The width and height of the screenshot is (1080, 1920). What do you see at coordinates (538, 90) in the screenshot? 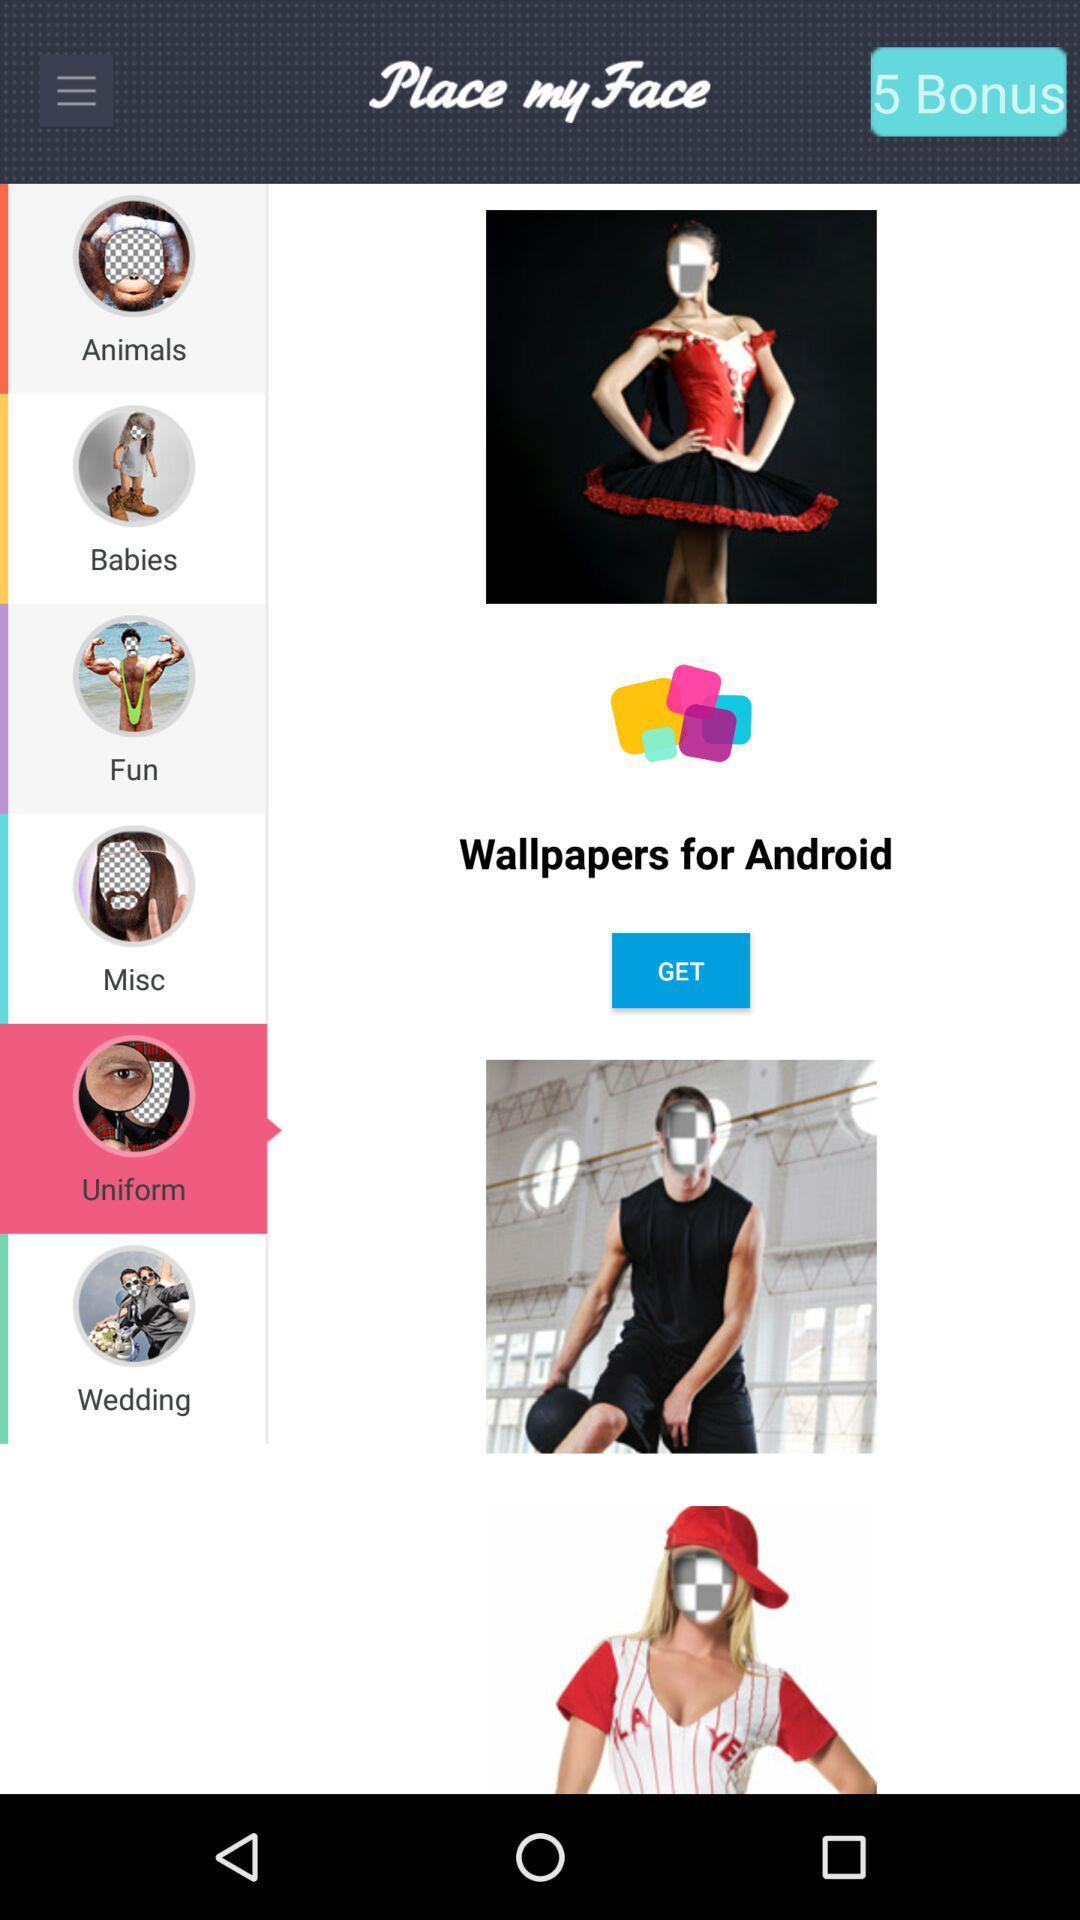
I see `tag the logo mentioned at center top of the page` at bounding box center [538, 90].